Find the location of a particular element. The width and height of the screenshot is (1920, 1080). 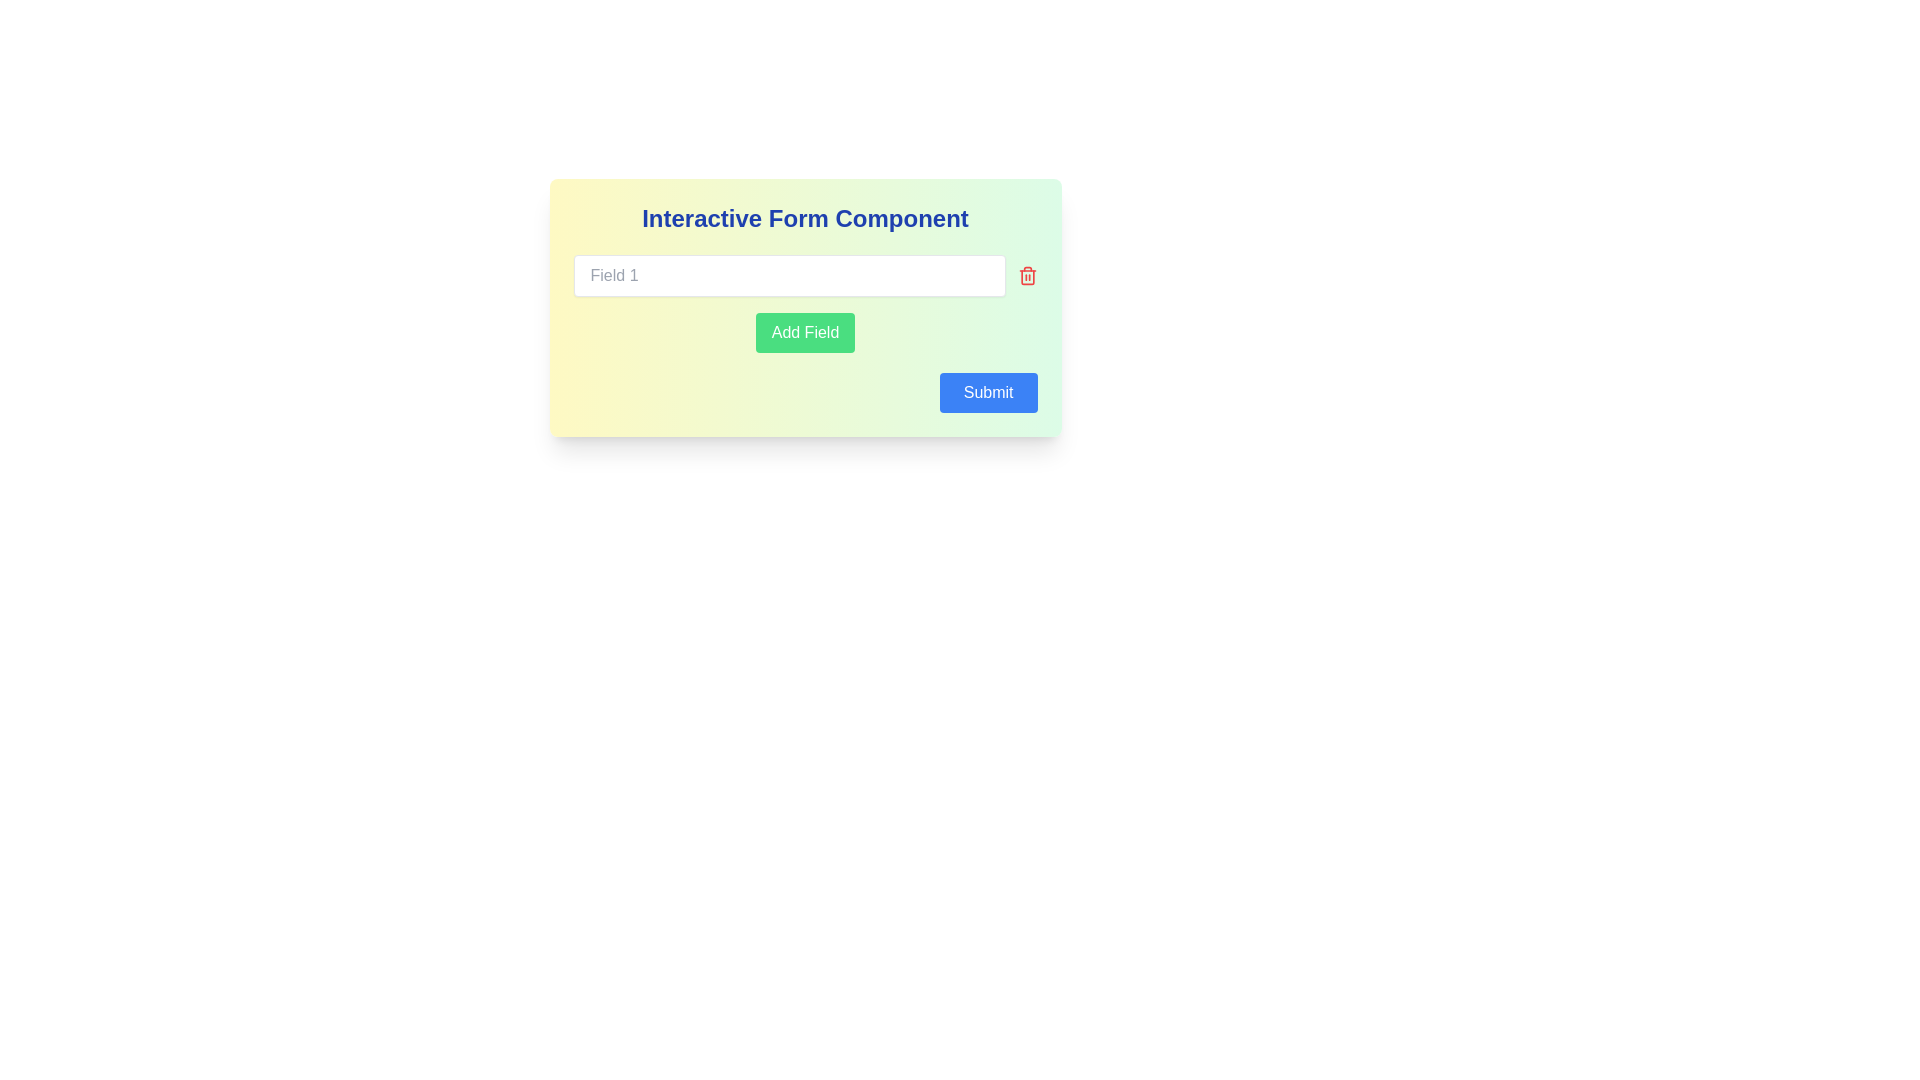

the Text Heading element, which serves as the title for the form, providing context for the interface is located at coordinates (805, 219).